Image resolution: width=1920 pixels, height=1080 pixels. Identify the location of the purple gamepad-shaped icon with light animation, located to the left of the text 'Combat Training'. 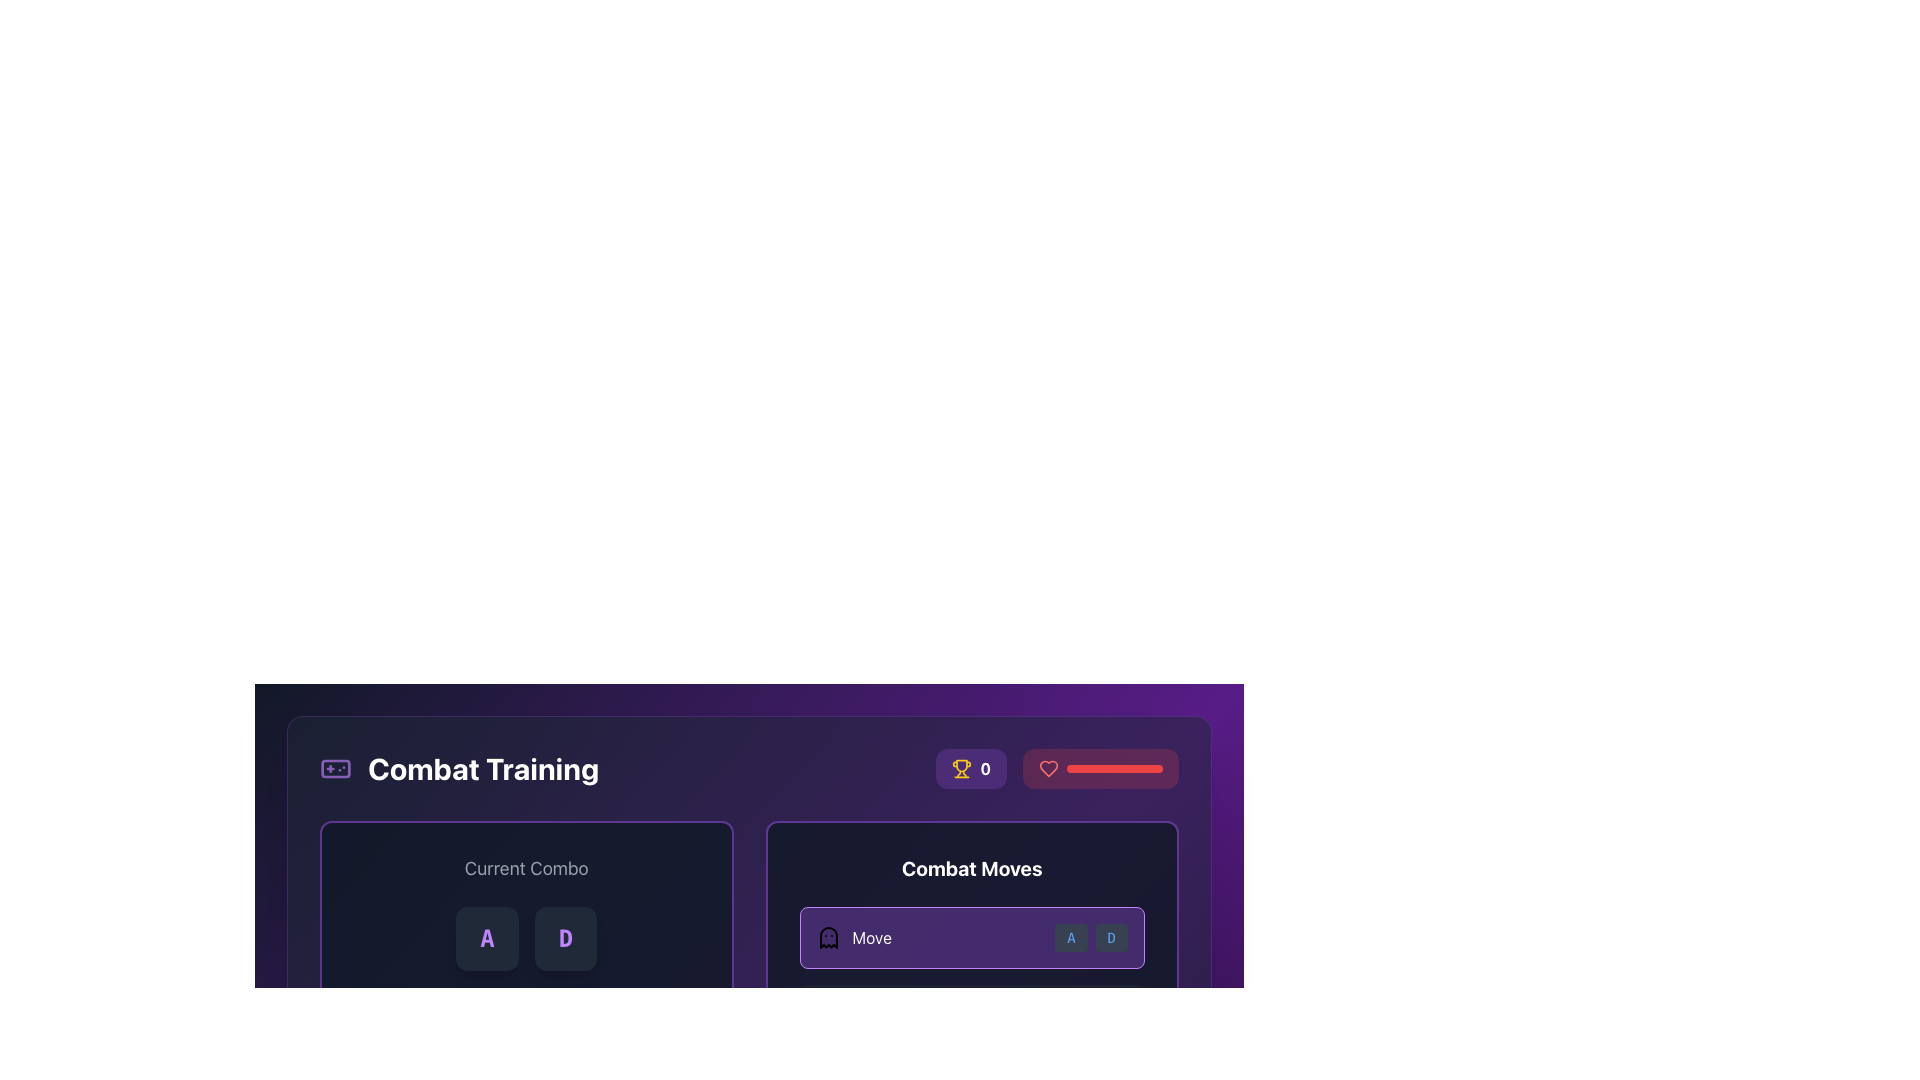
(336, 767).